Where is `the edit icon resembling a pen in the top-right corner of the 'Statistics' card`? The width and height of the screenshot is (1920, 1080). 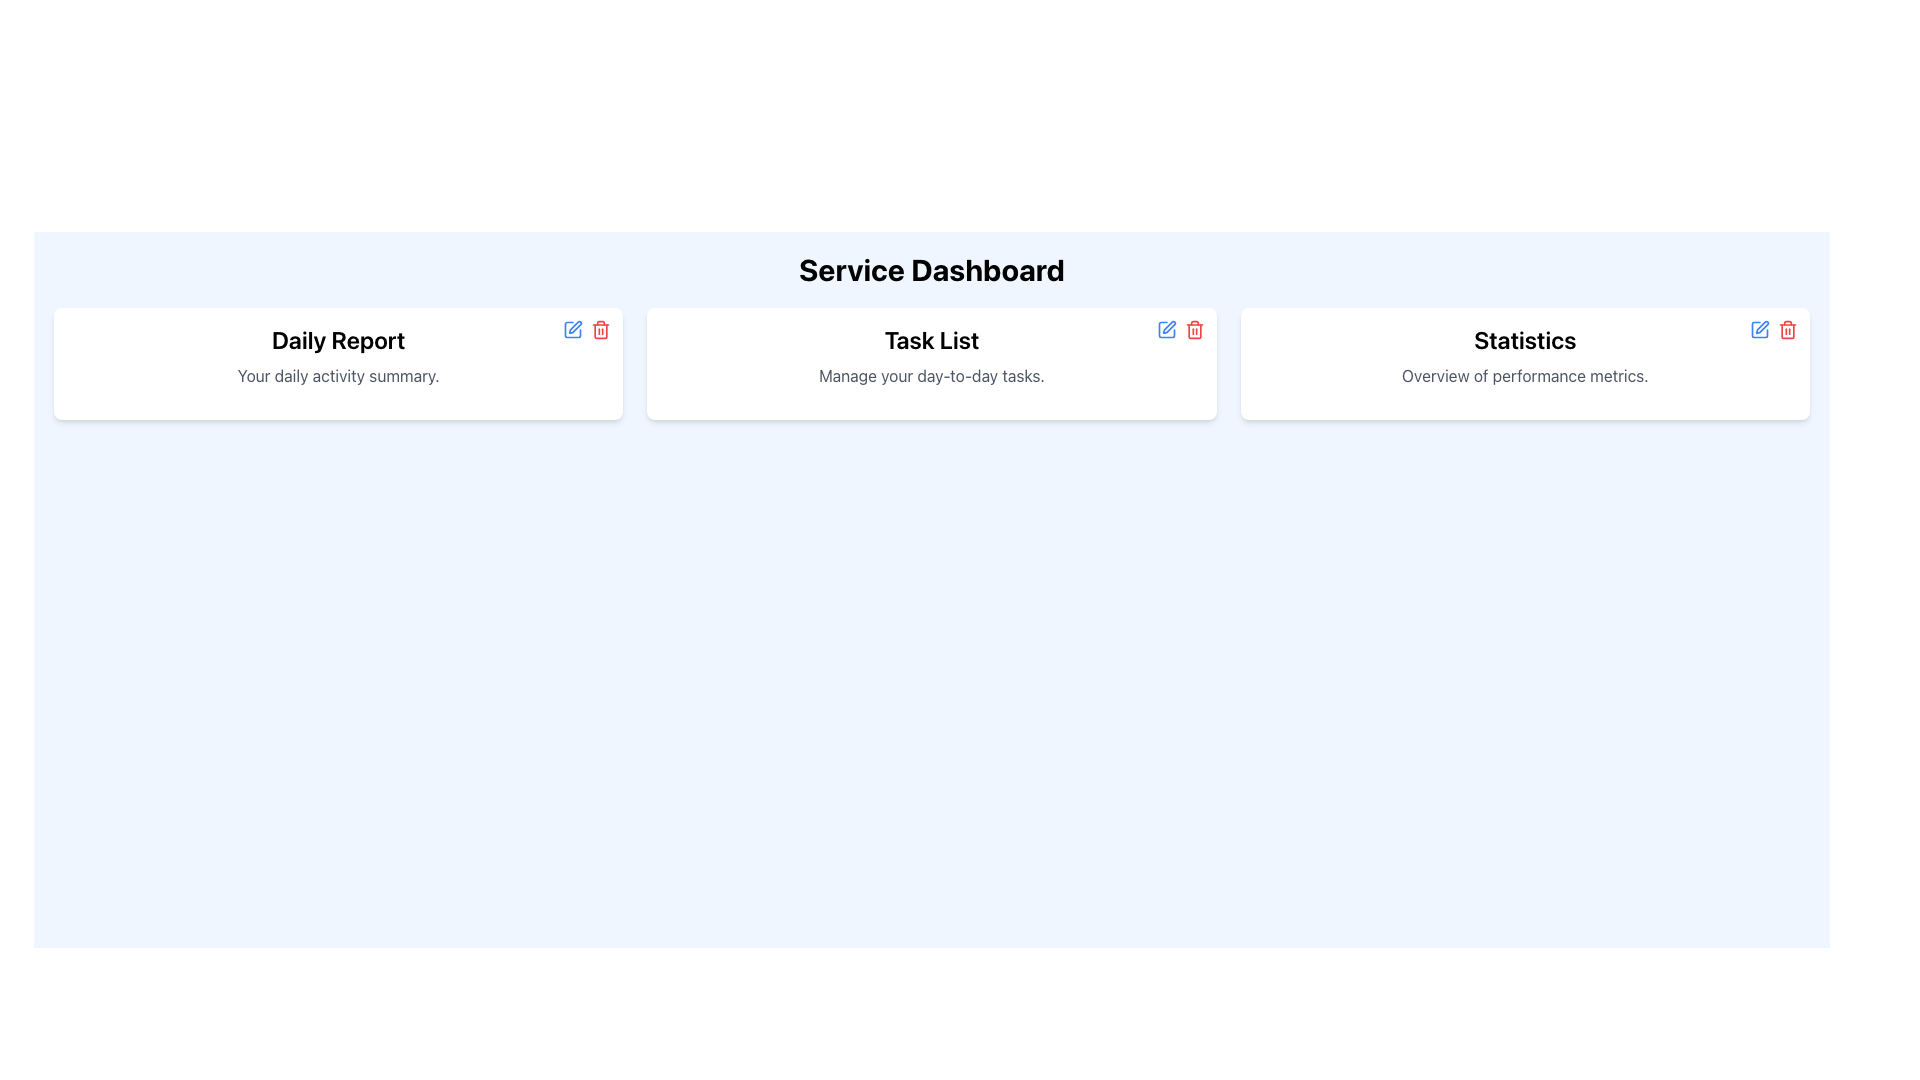
the edit icon resembling a pen in the top-right corner of the 'Statistics' card is located at coordinates (1762, 326).